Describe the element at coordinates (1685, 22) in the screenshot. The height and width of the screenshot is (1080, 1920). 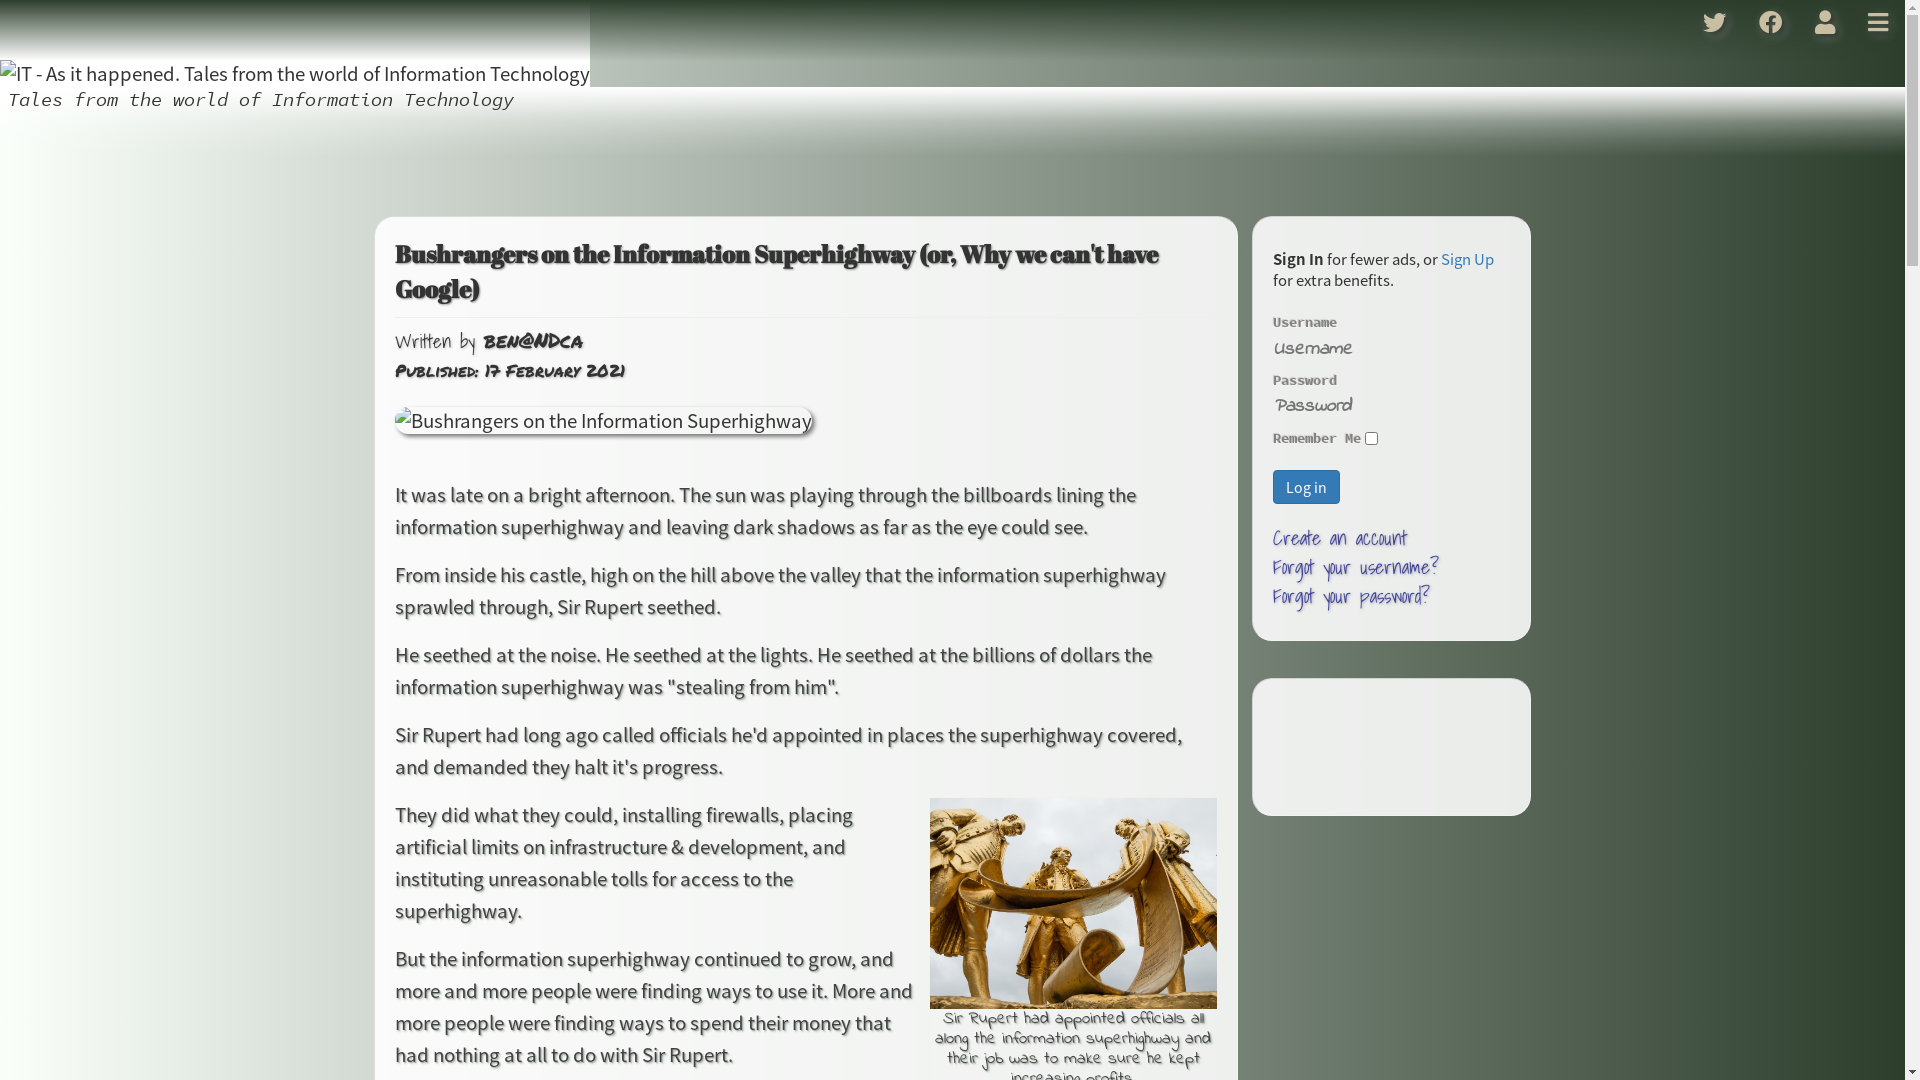
I see `'Follow us on Twitter'` at that location.